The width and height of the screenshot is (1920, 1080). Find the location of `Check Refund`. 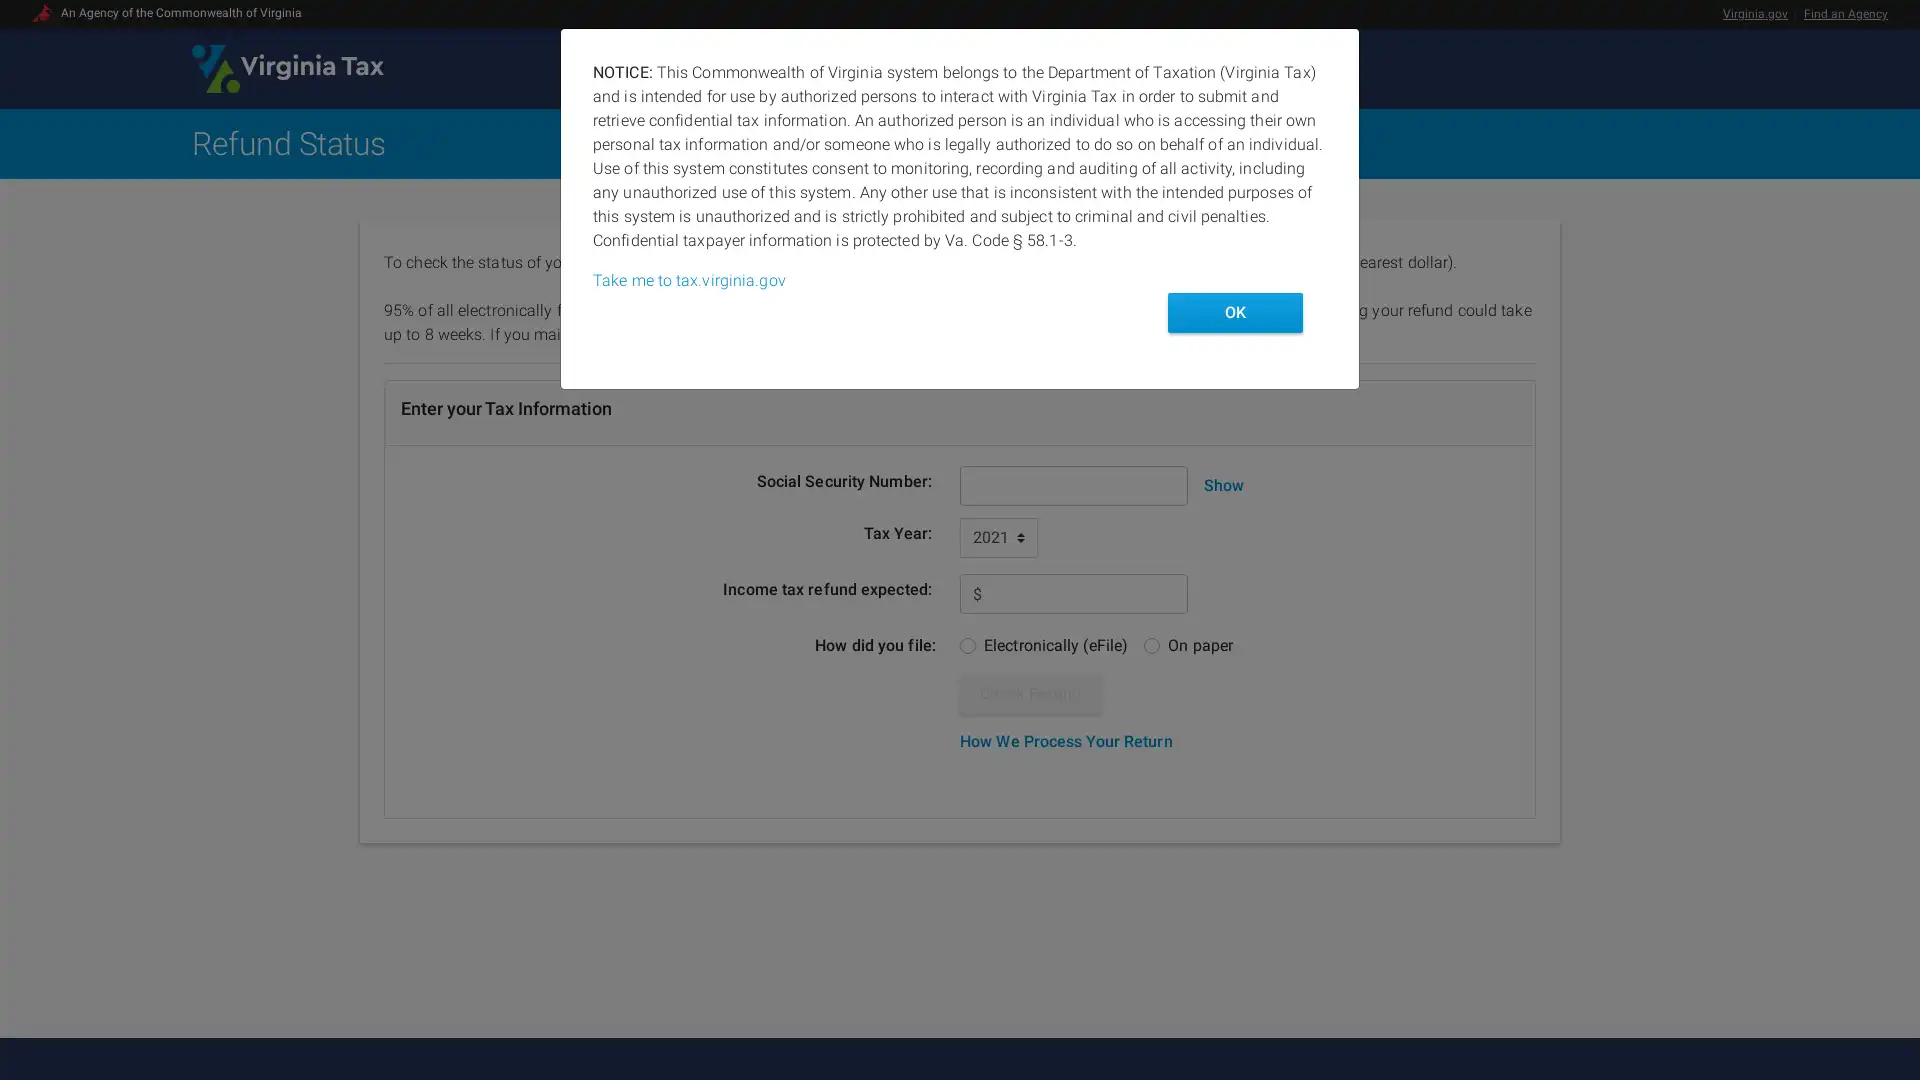

Check Refund is located at coordinates (1030, 693).